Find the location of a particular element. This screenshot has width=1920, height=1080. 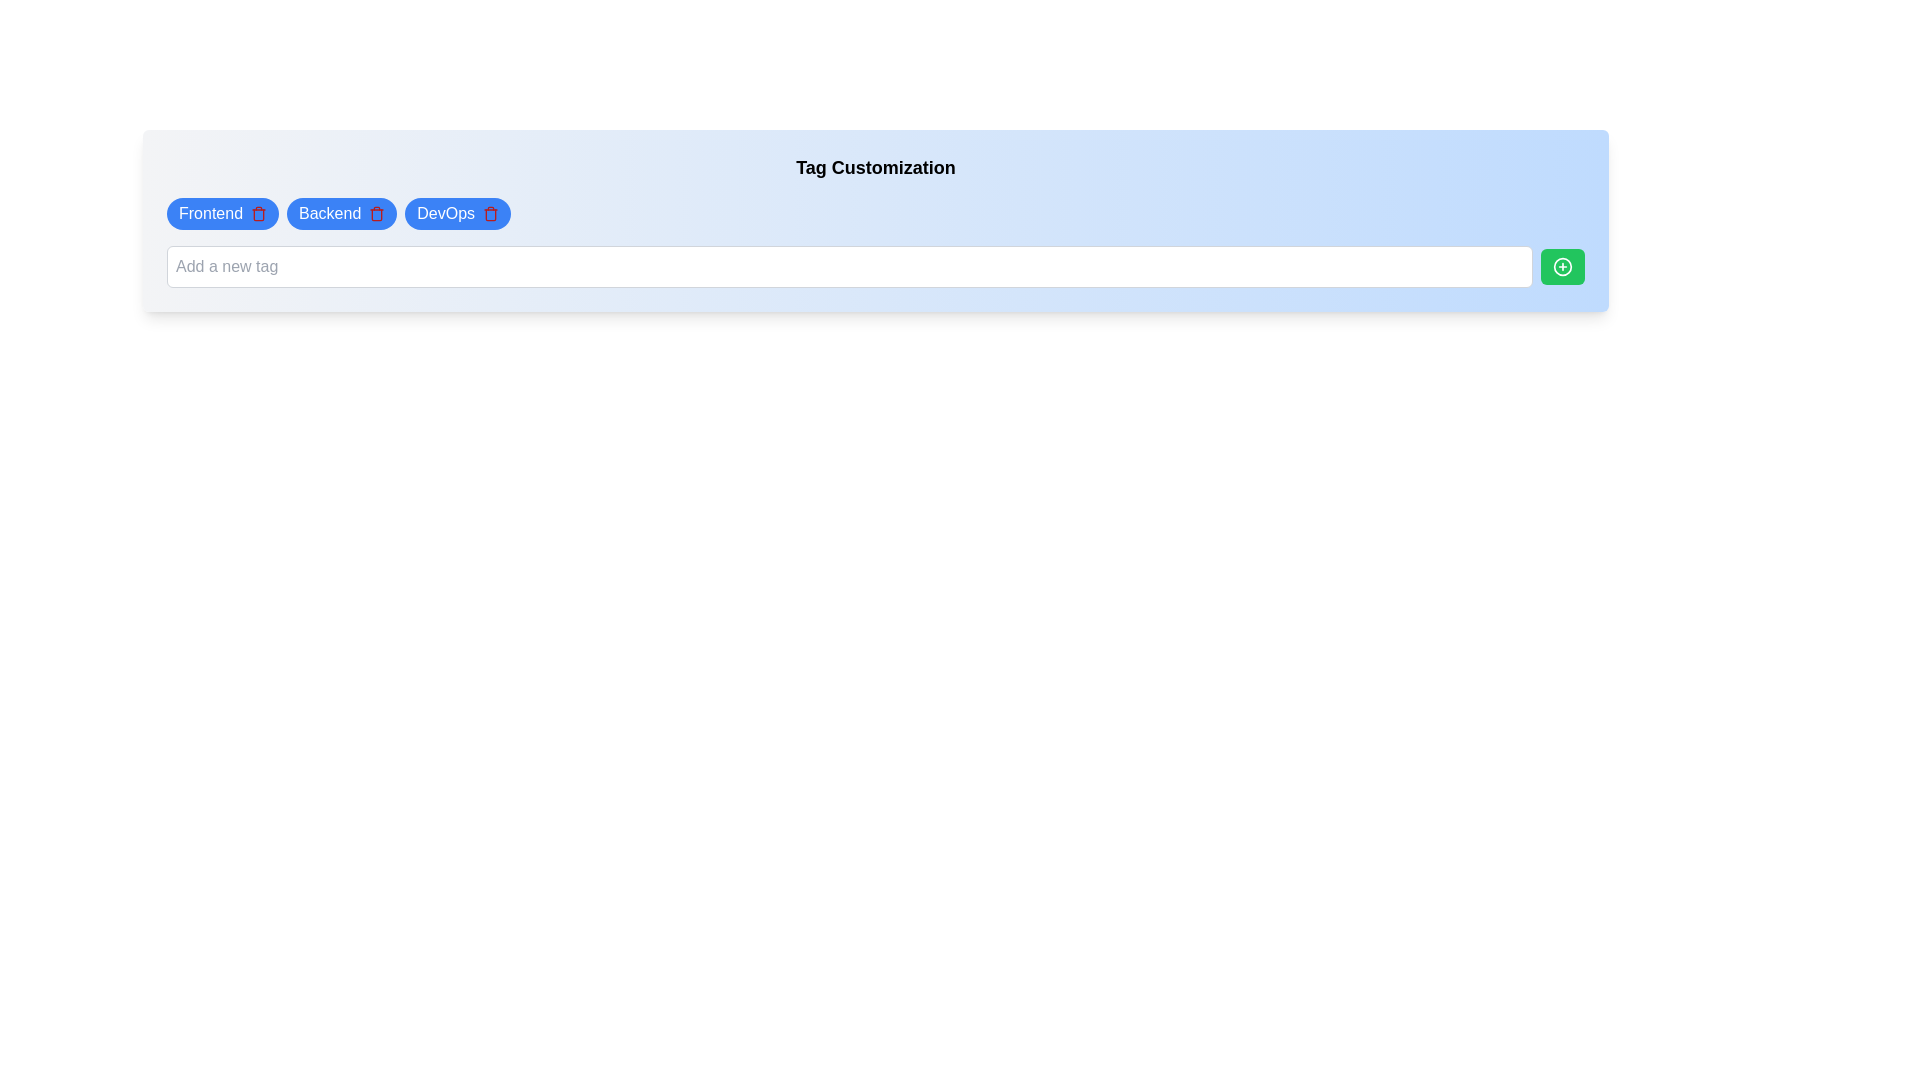

the trash icon is located at coordinates (342, 213).